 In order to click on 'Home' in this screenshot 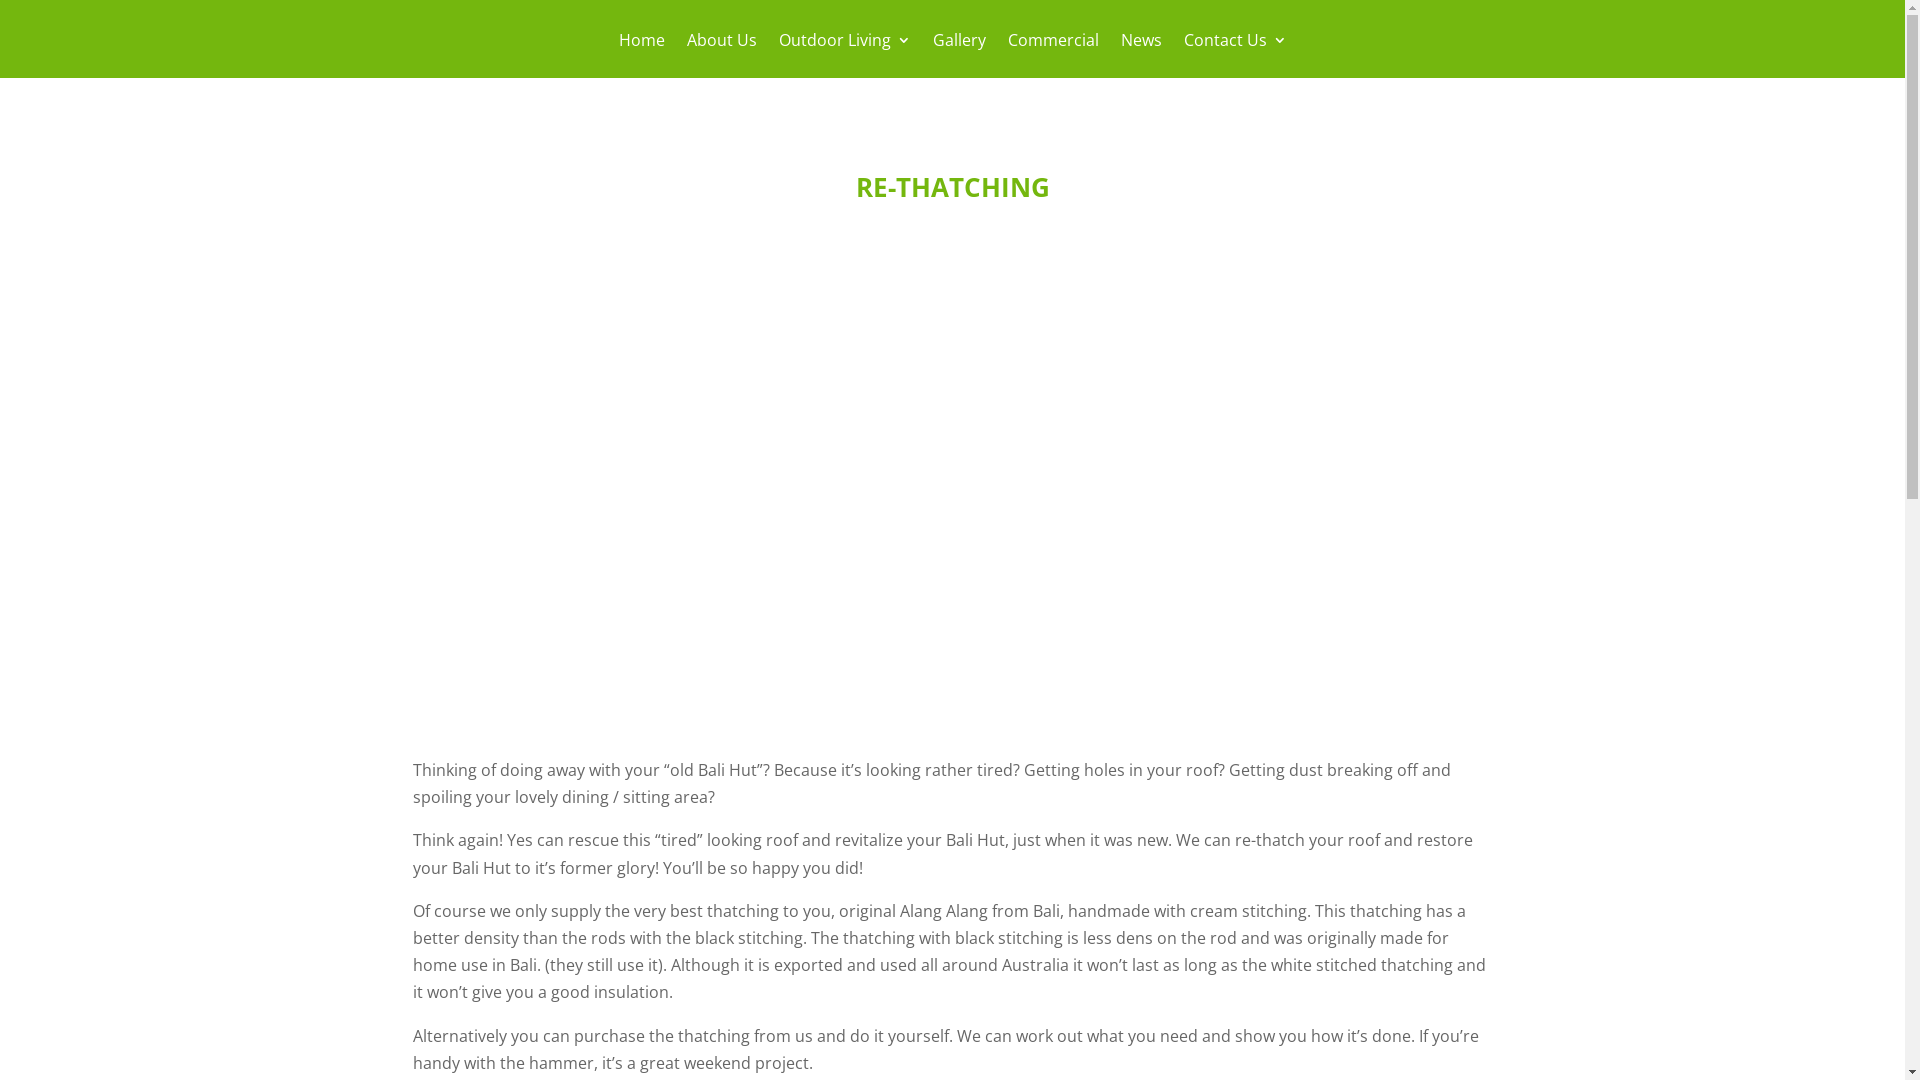, I will do `click(641, 53)`.